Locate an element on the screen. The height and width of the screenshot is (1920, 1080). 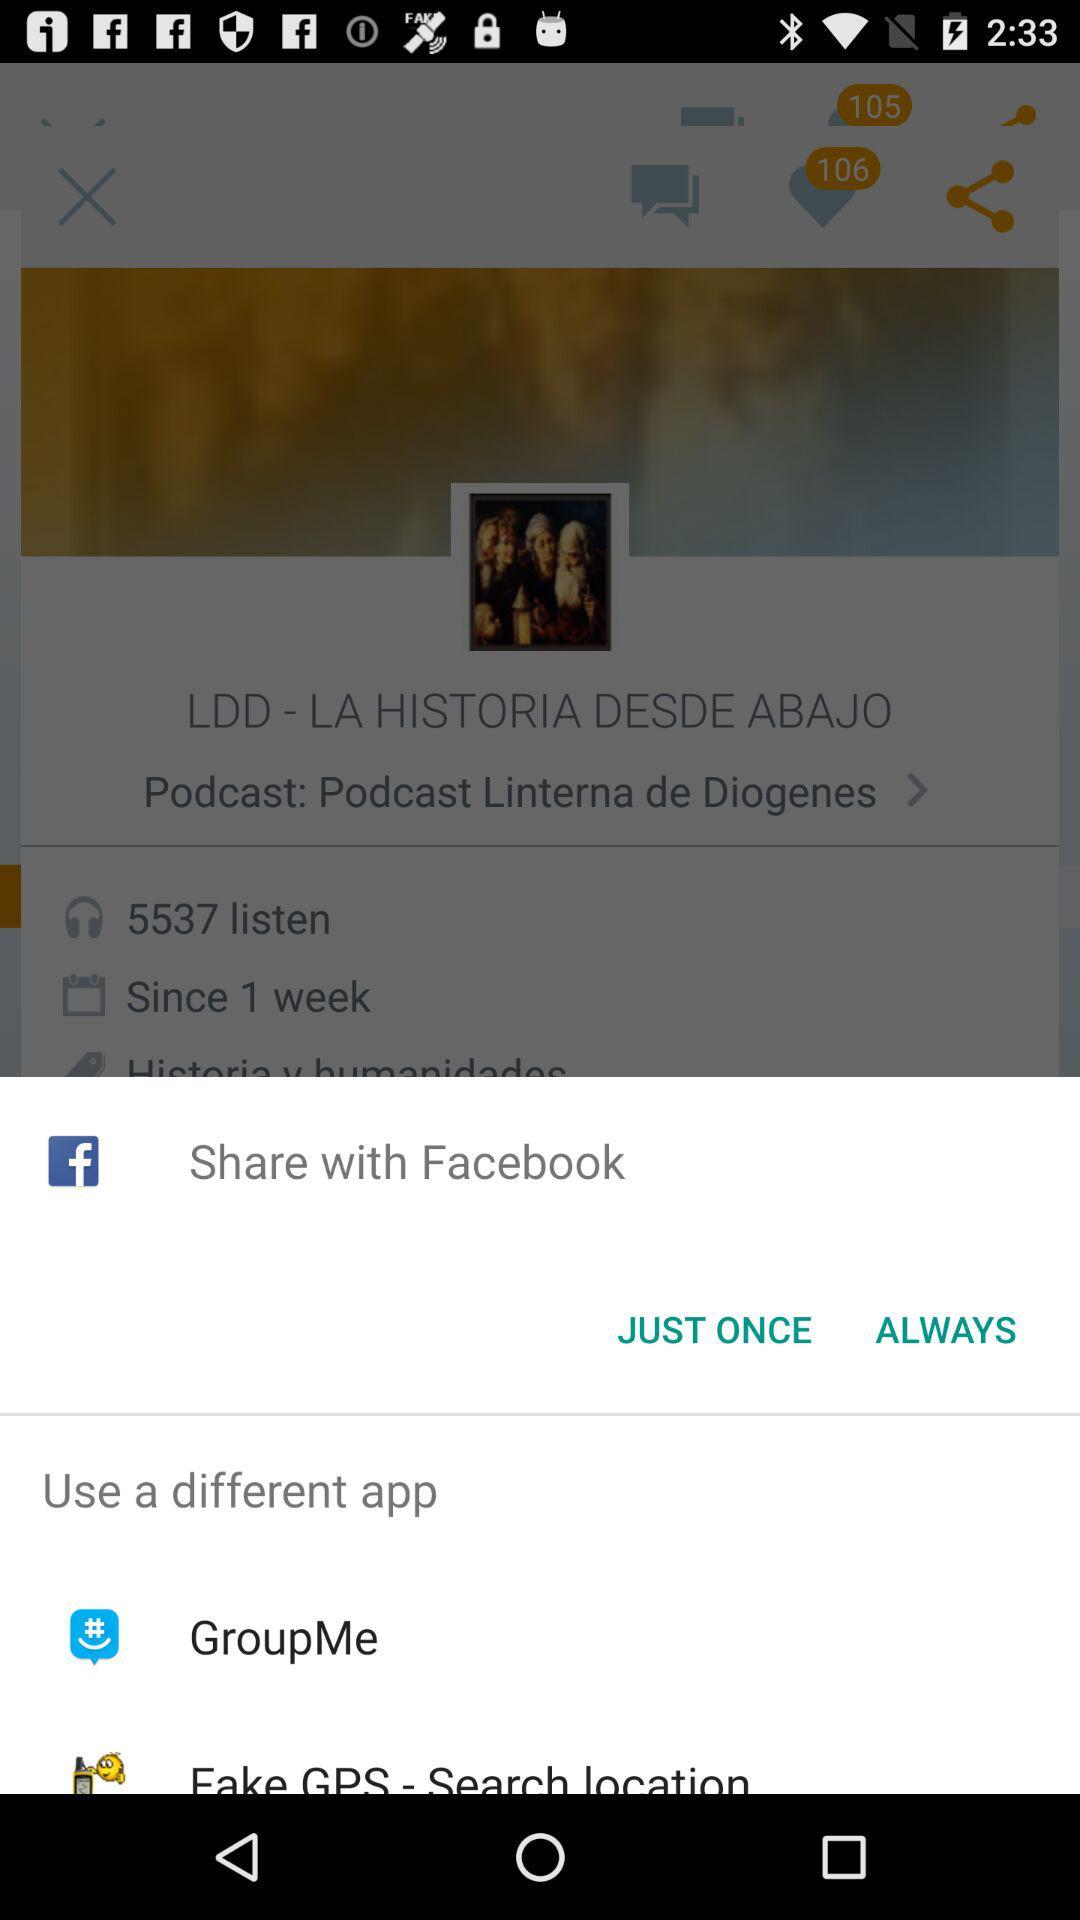
the fake gps search app is located at coordinates (470, 1772).